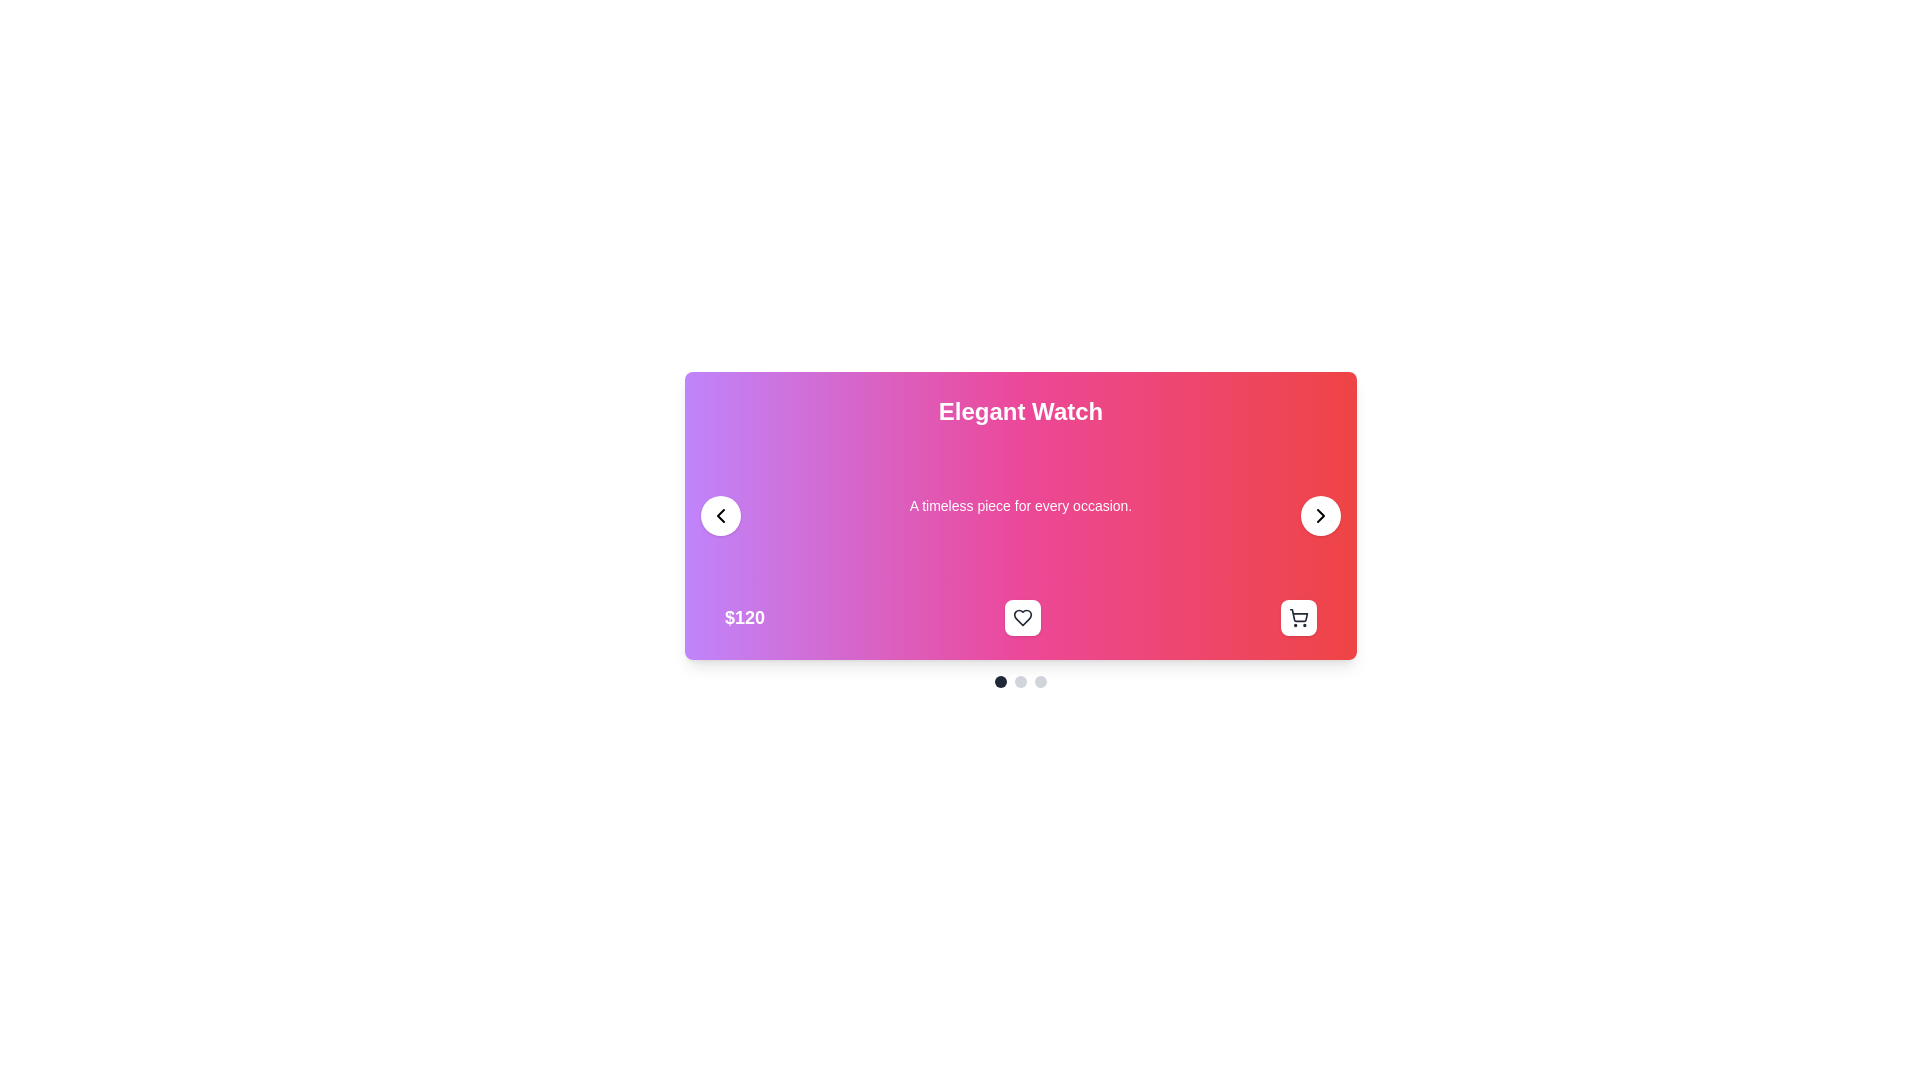  What do you see at coordinates (1022, 616) in the screenshot?
I see `the heart-shaped outline icon to mark the item as favorite, which is located at the bottom-center of the card UI component` at bounding box center [1022, 616].